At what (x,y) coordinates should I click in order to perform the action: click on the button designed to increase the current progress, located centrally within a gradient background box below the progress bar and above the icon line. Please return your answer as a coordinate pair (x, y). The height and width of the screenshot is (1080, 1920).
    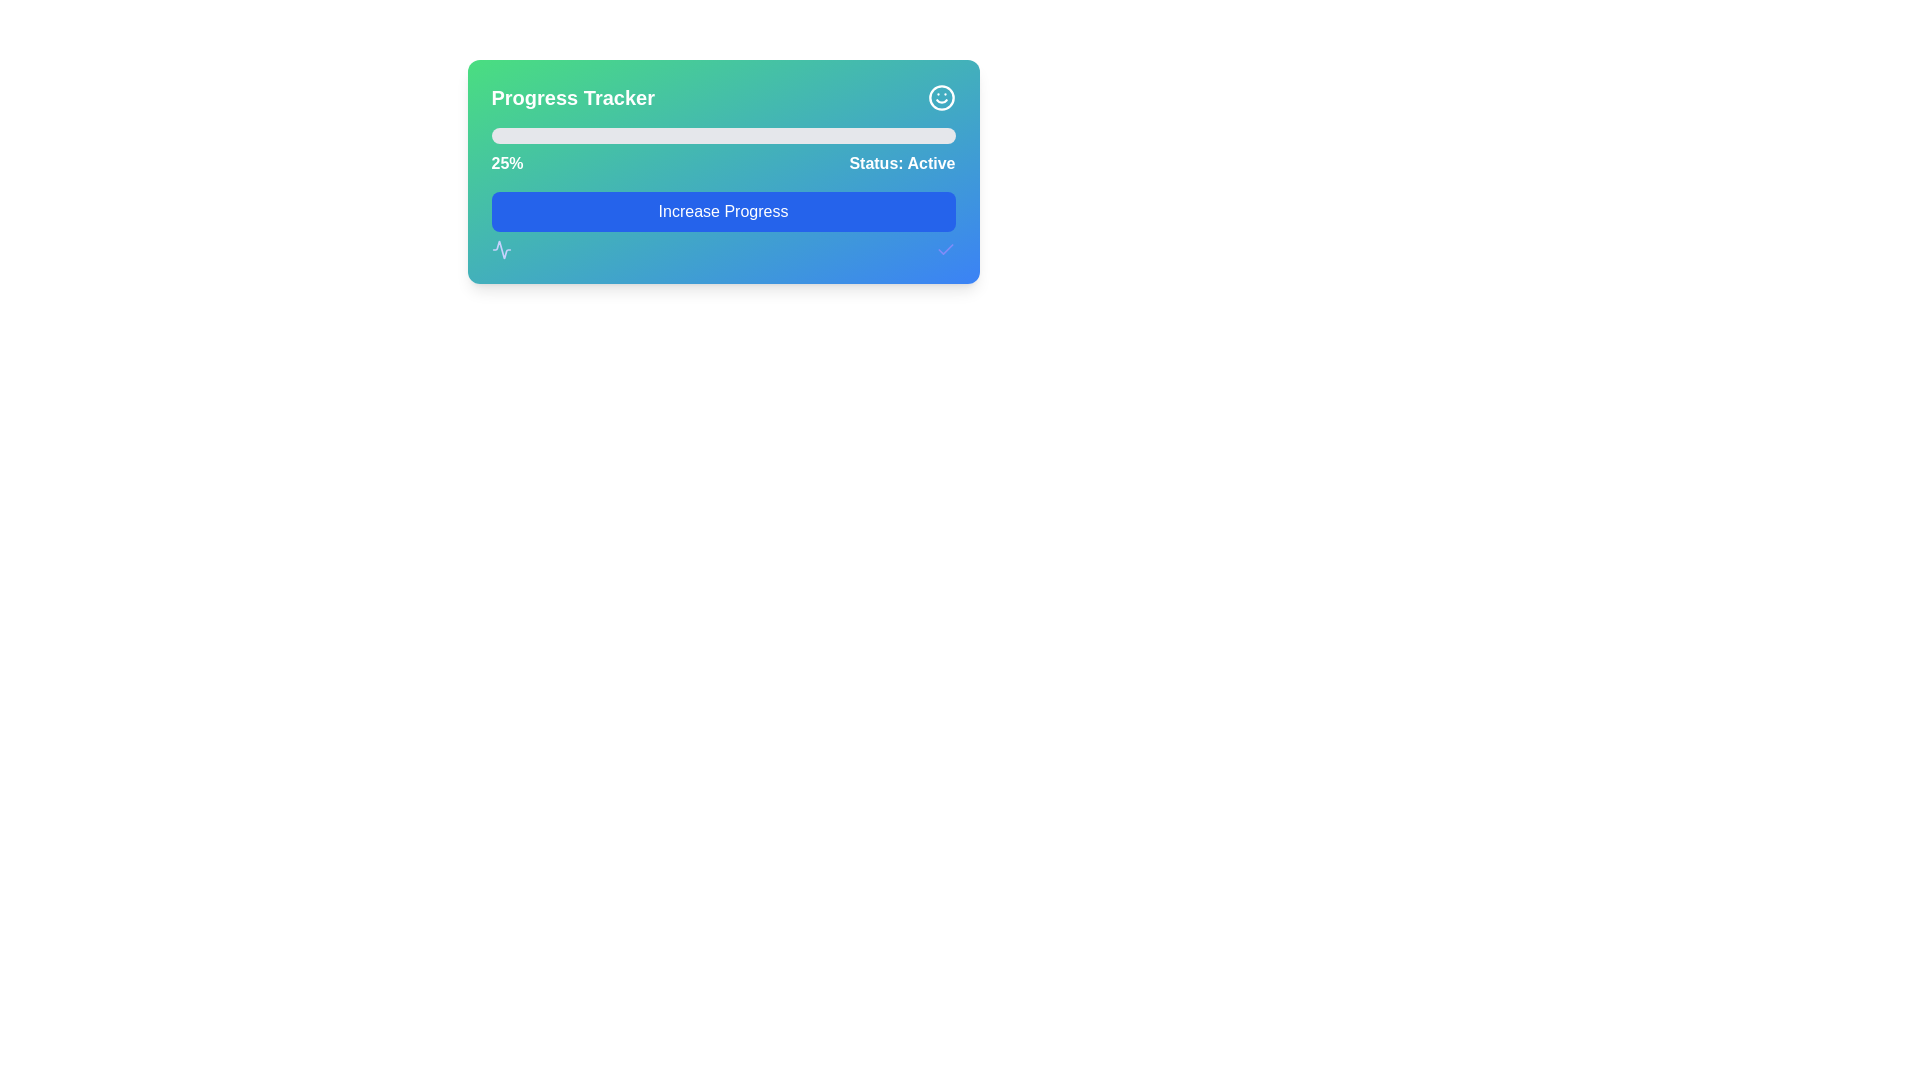
    Looking at the image, I should click on (722, 225).